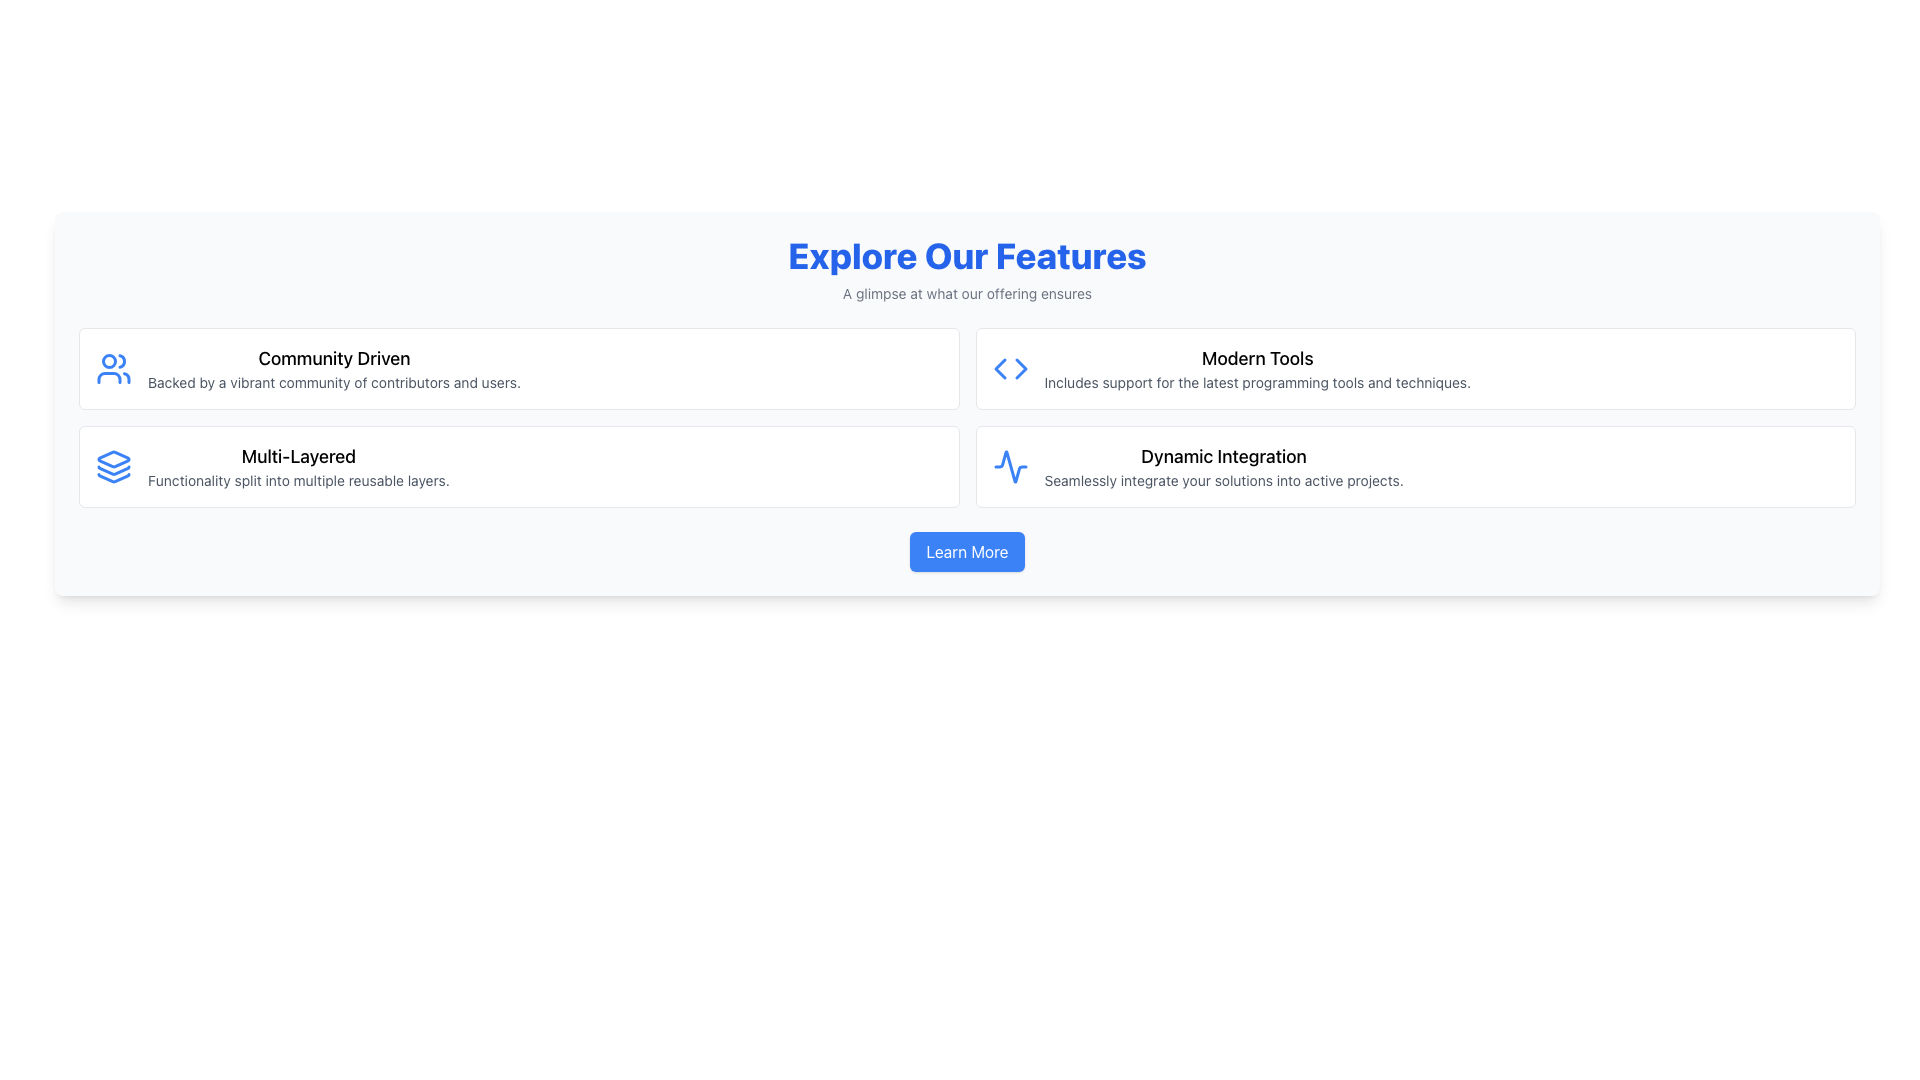 The width and height of the screenshot is (1920, 1080). What do you see at coordinates (967, 293) in the screenshot?
I see `the subtitle text reading 'A glimpse at what our offering ensures,' which is styled in a small, gray, and centered font, located below the main title 'Explore Our Features.'` at bounding box center [967, 293].